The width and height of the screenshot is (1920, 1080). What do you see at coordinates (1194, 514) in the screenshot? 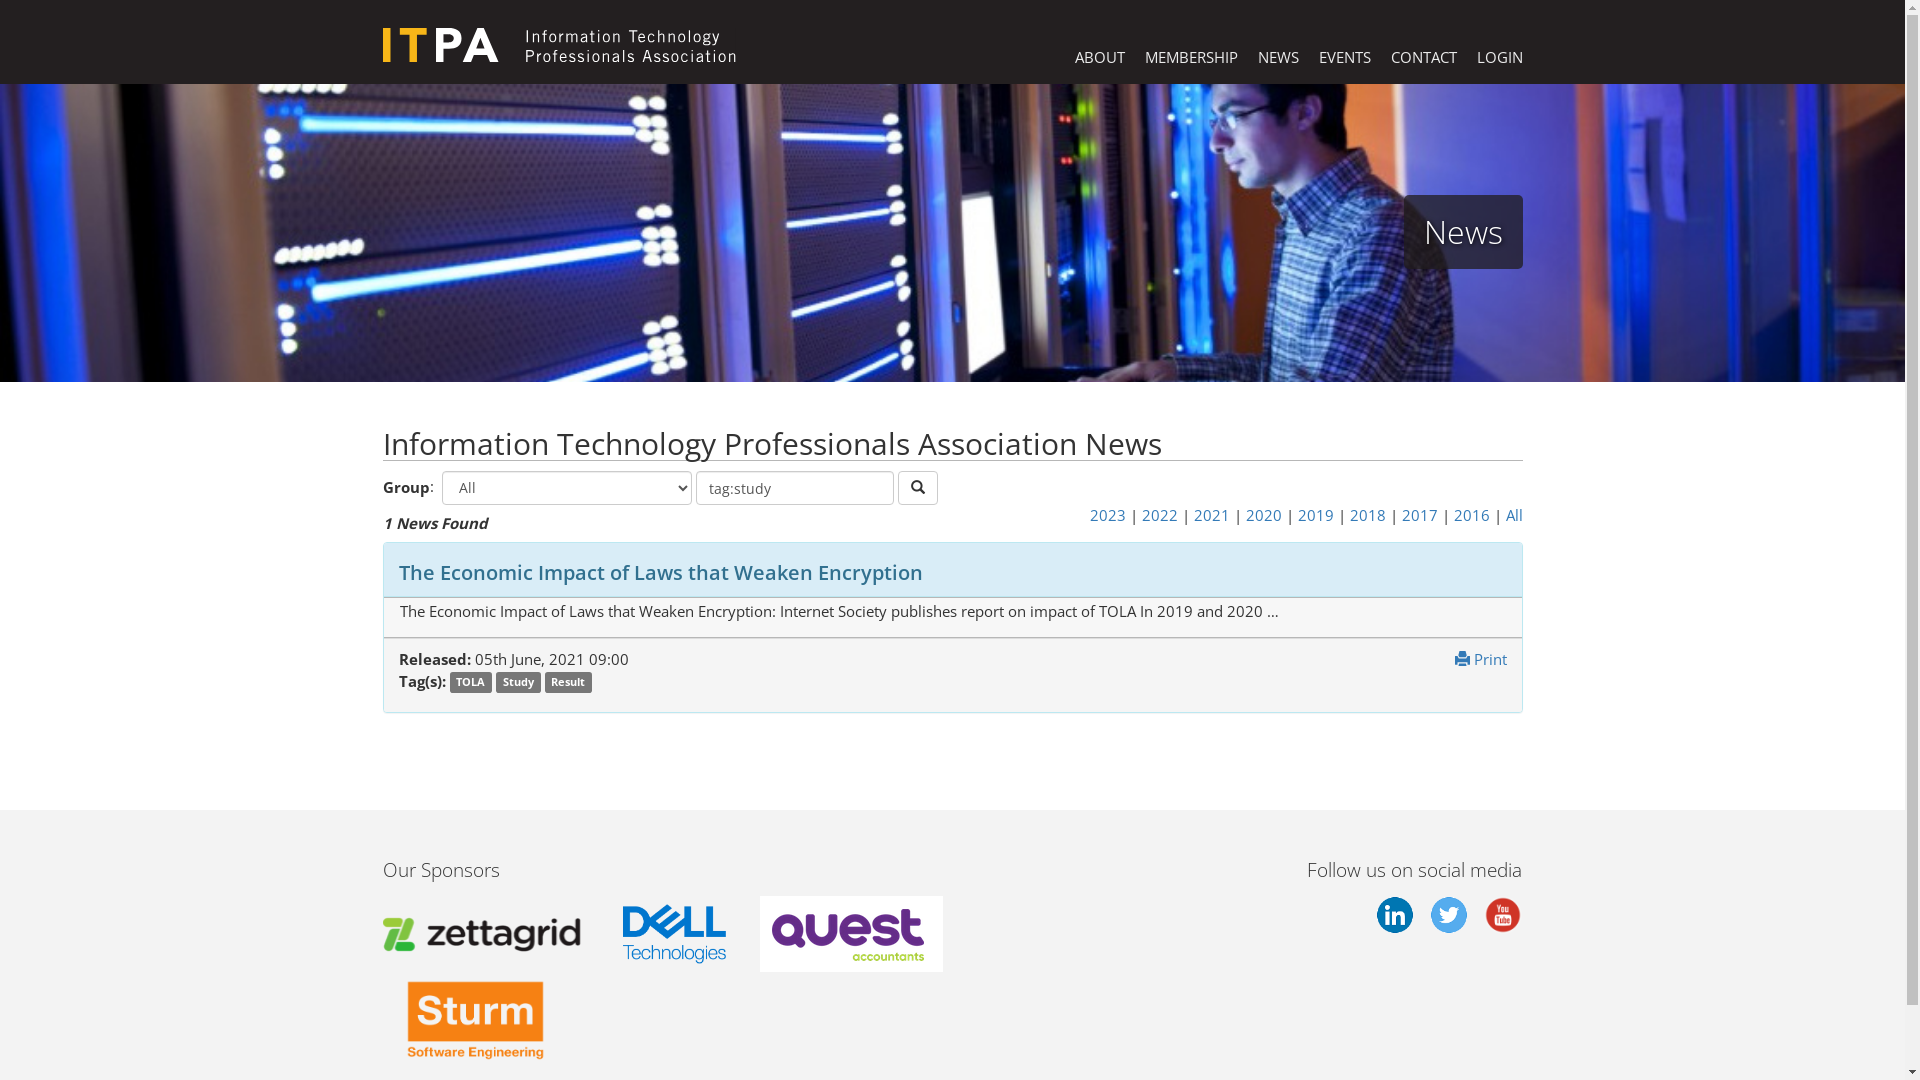
I see `'2021'` at bounding box center [1194, 514].